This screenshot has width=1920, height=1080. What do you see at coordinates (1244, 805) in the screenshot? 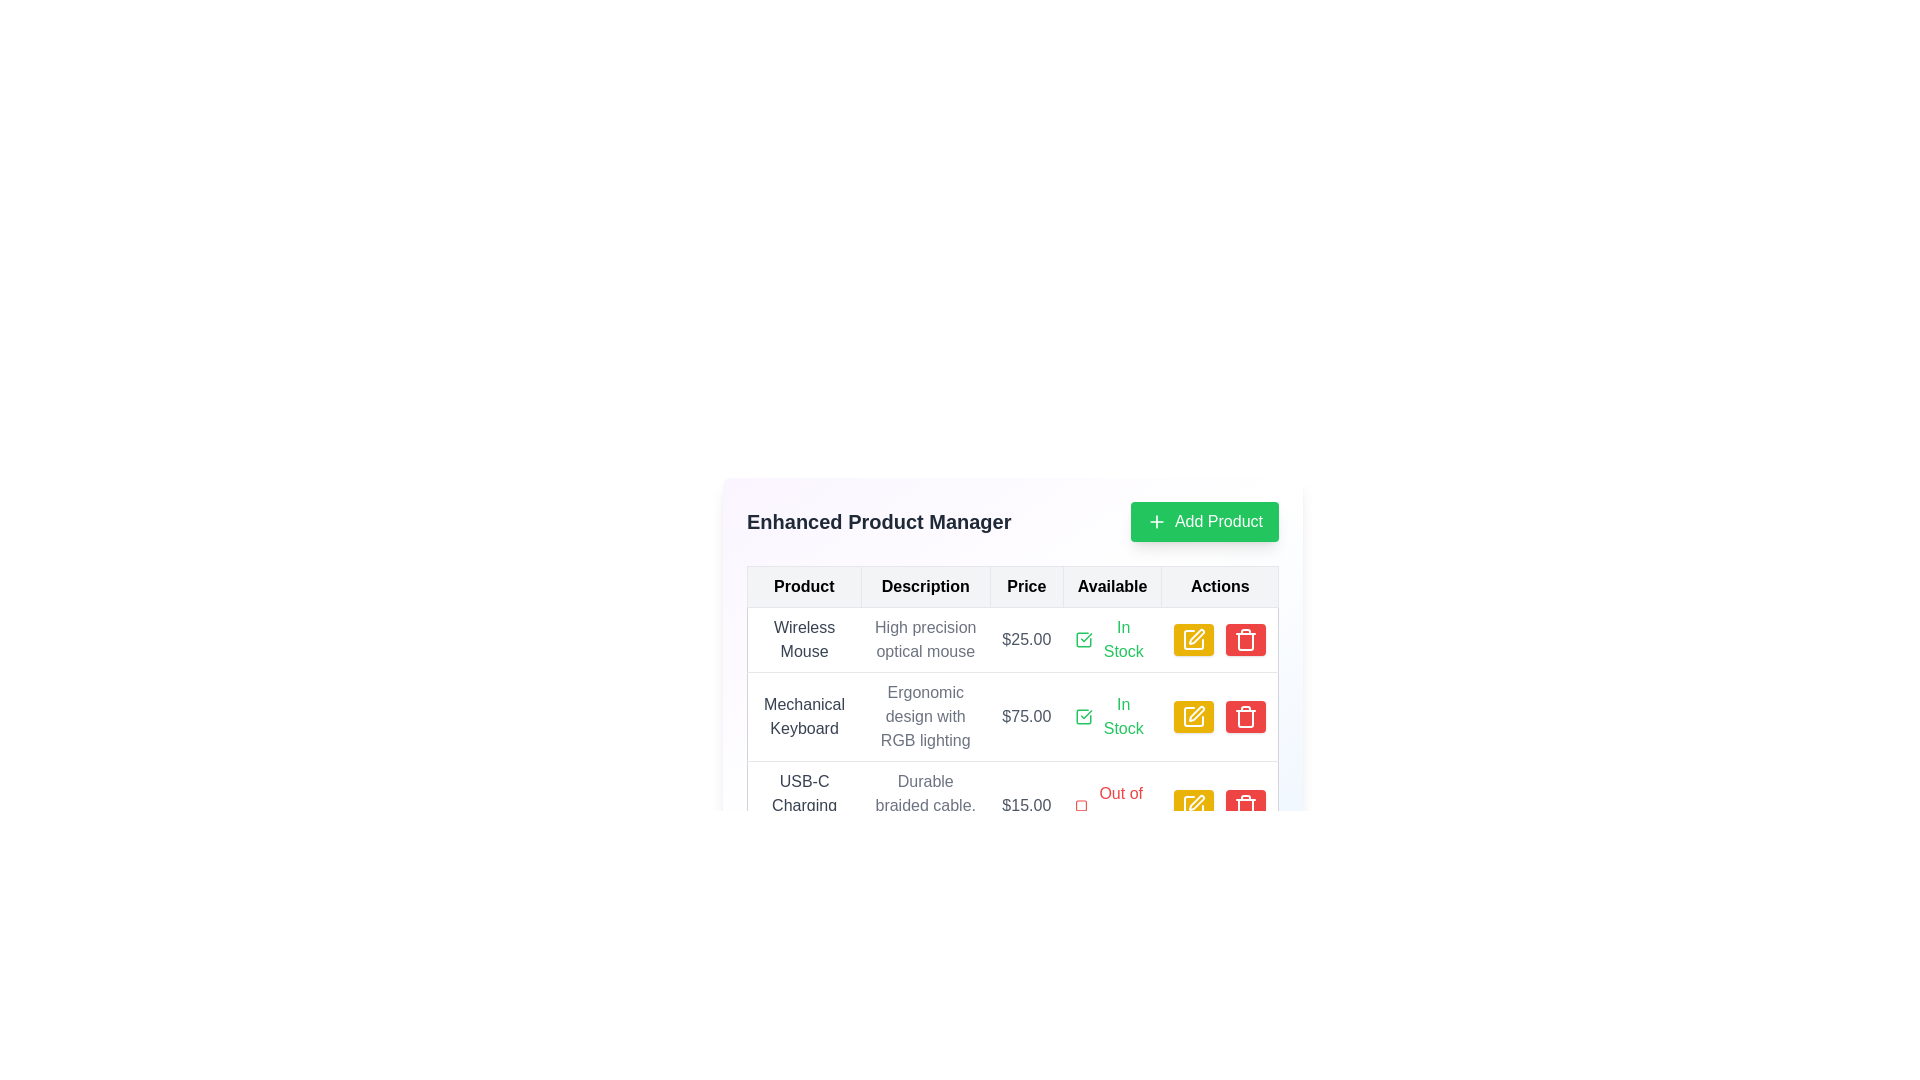
I see `the delete button located in the 'Actions' column of the last row in the table, positioned to the right of the yellow pencil icon button` at bounding box center [1244, 805].